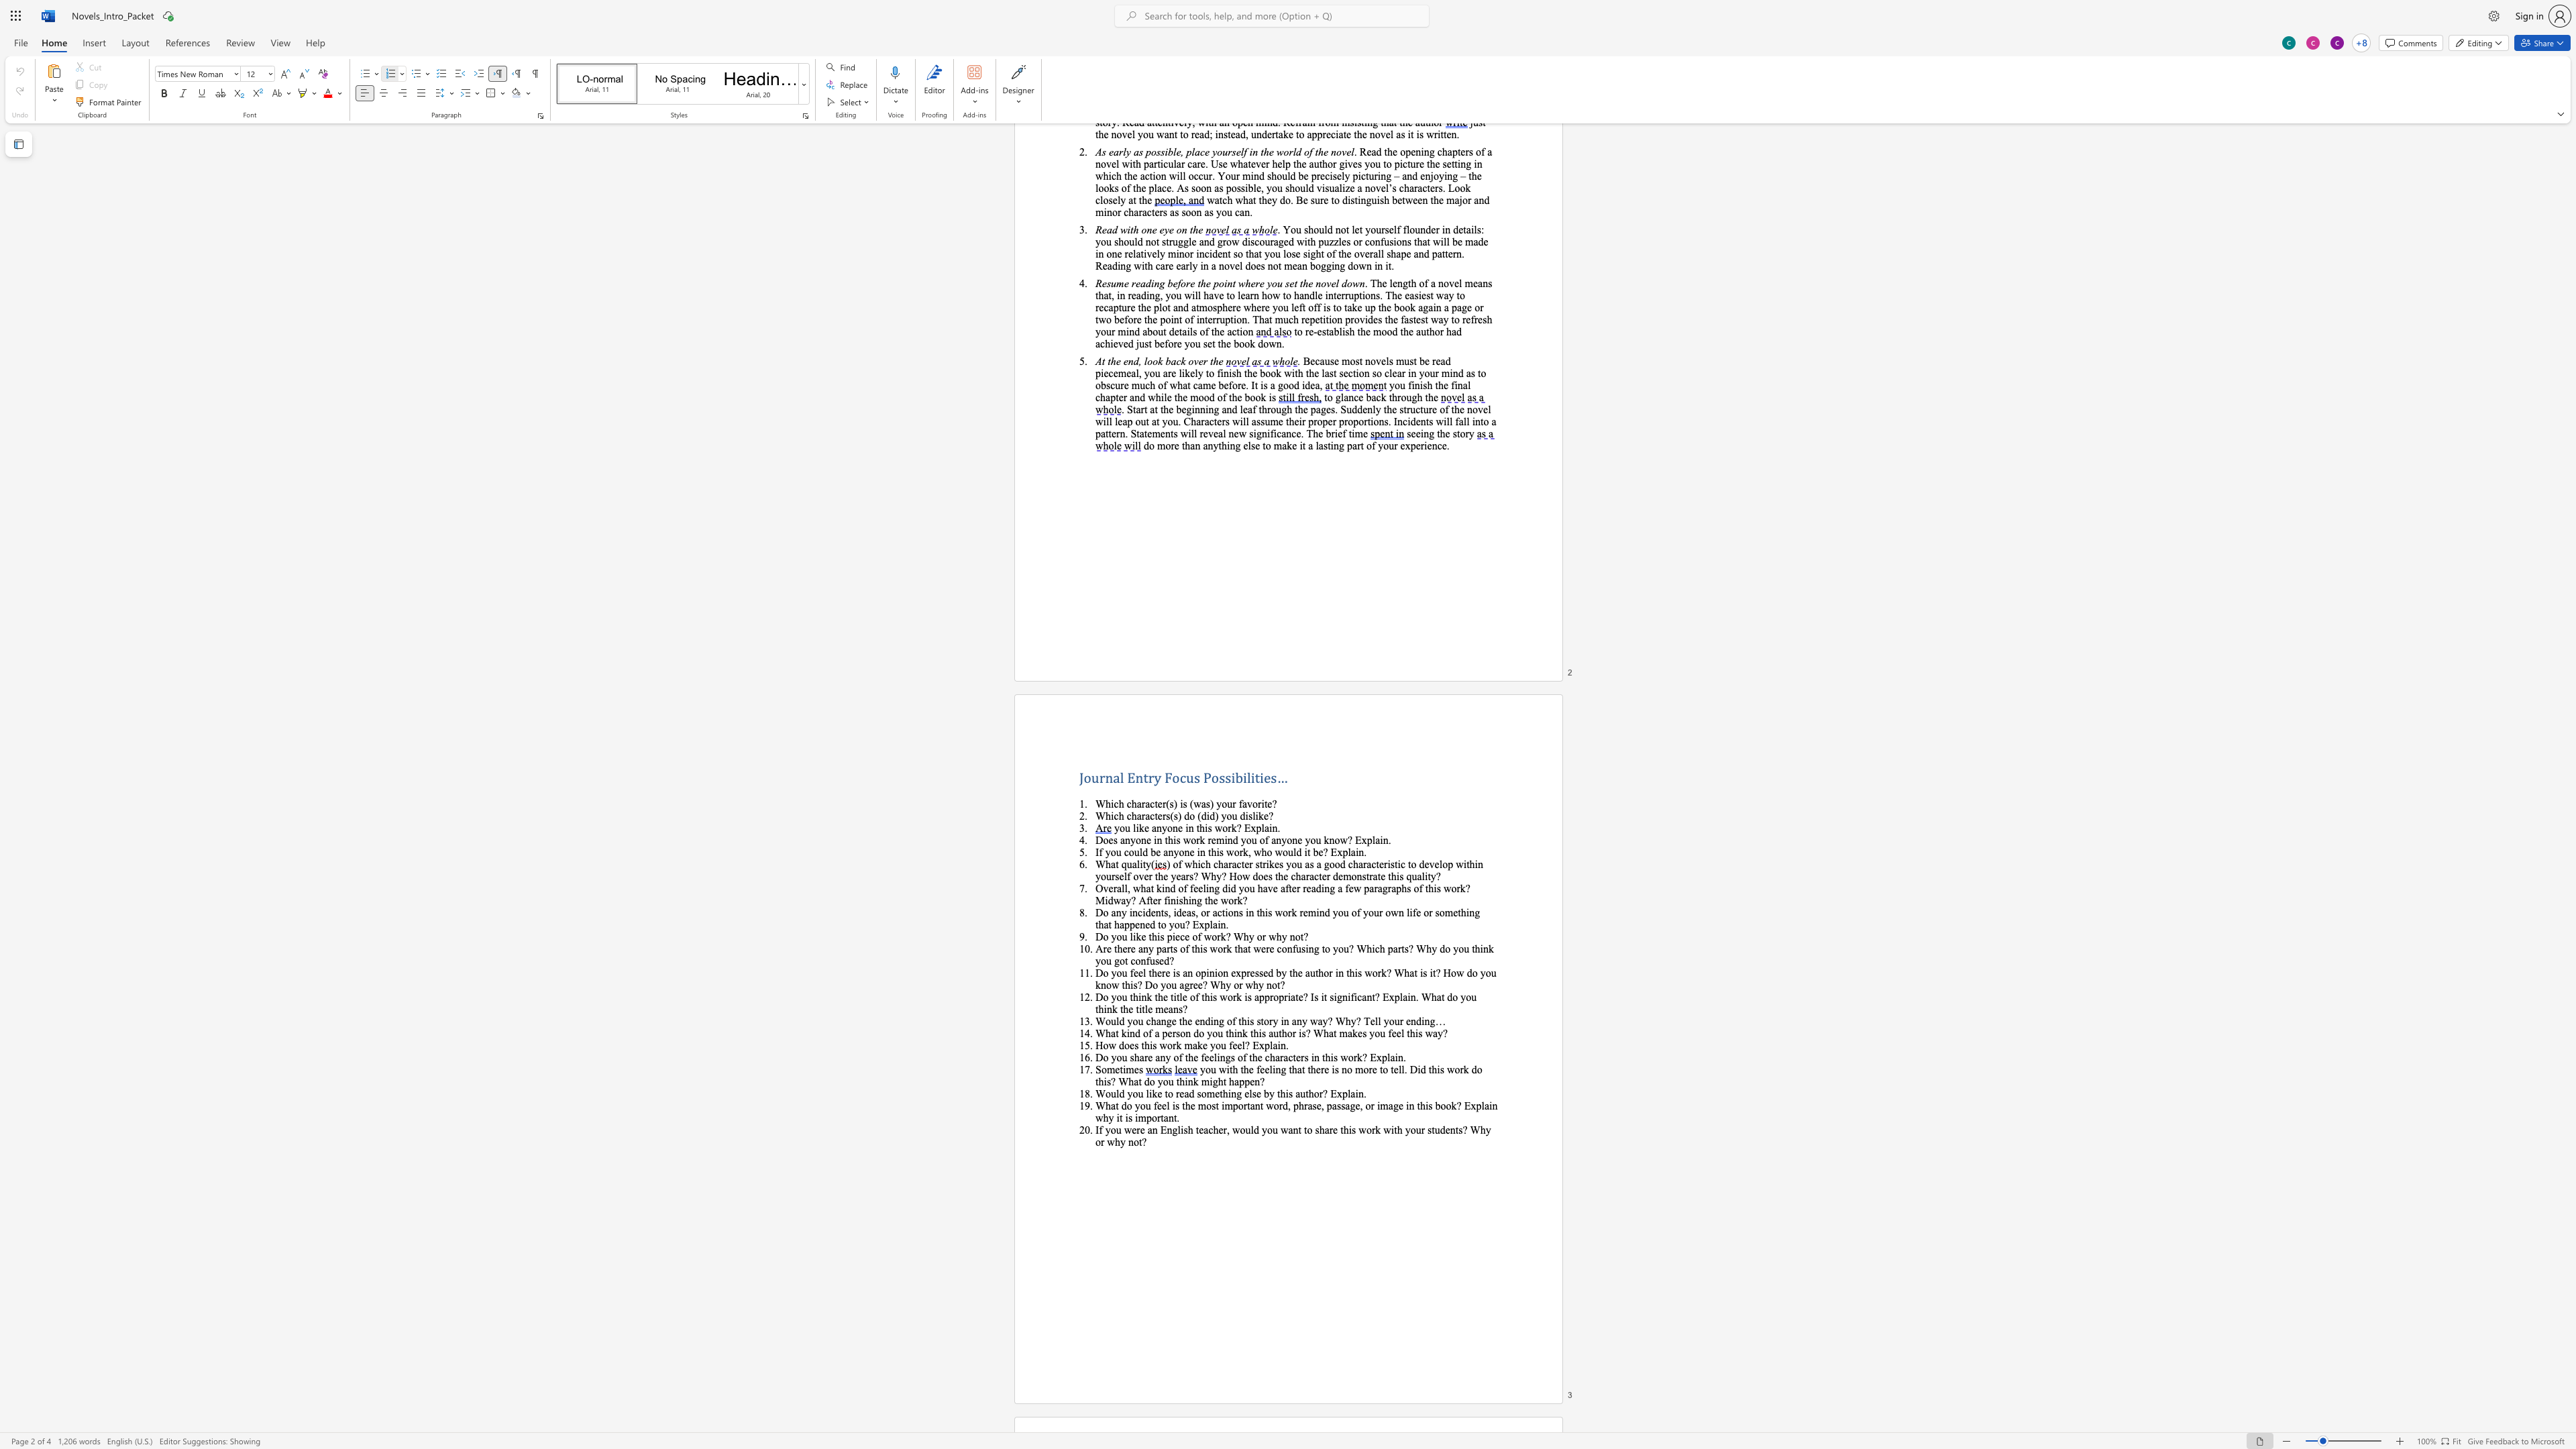  What do you see at coordinates (1189, 1104) in the screenshot?
I see `the space between the continuous character "h" and "e" in the text` at bounding box center [1189, 1104].